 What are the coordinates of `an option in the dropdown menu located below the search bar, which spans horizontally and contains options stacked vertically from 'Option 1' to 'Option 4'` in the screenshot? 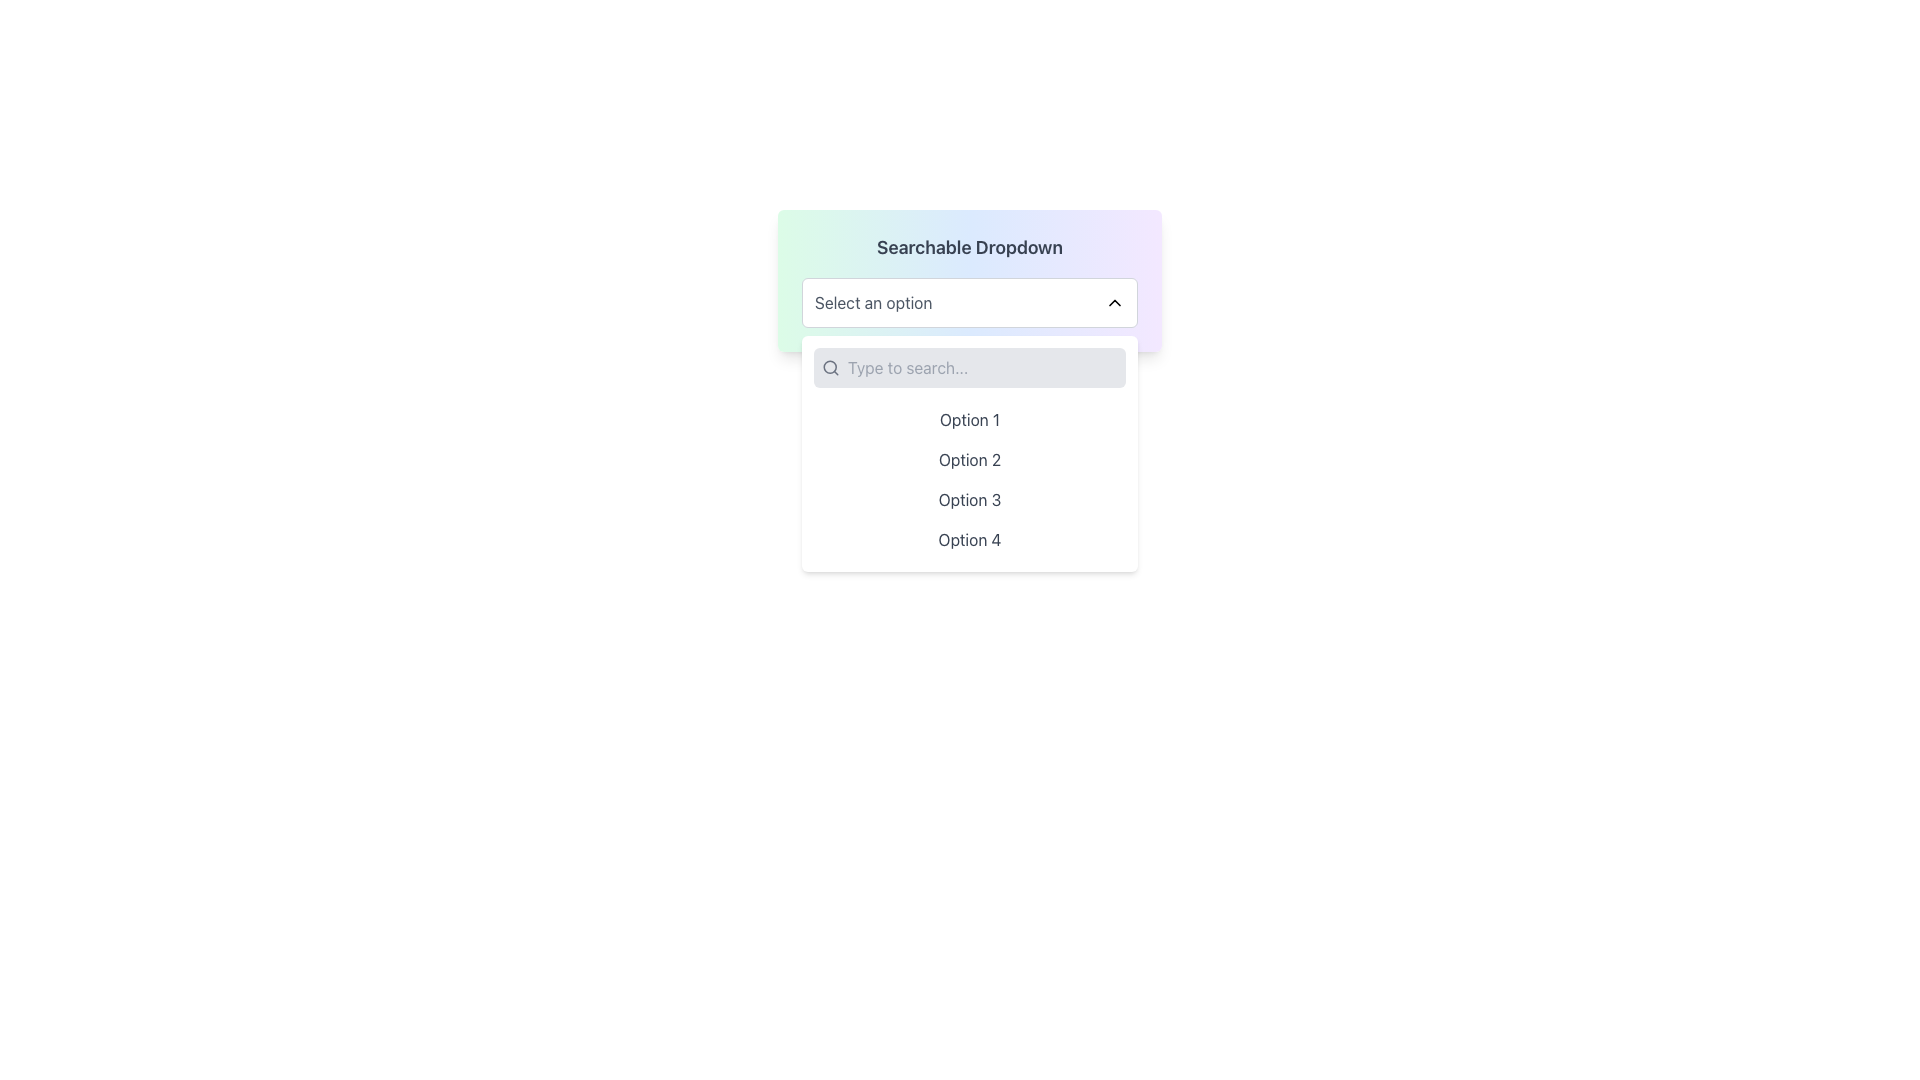 It's located at (969, 479).